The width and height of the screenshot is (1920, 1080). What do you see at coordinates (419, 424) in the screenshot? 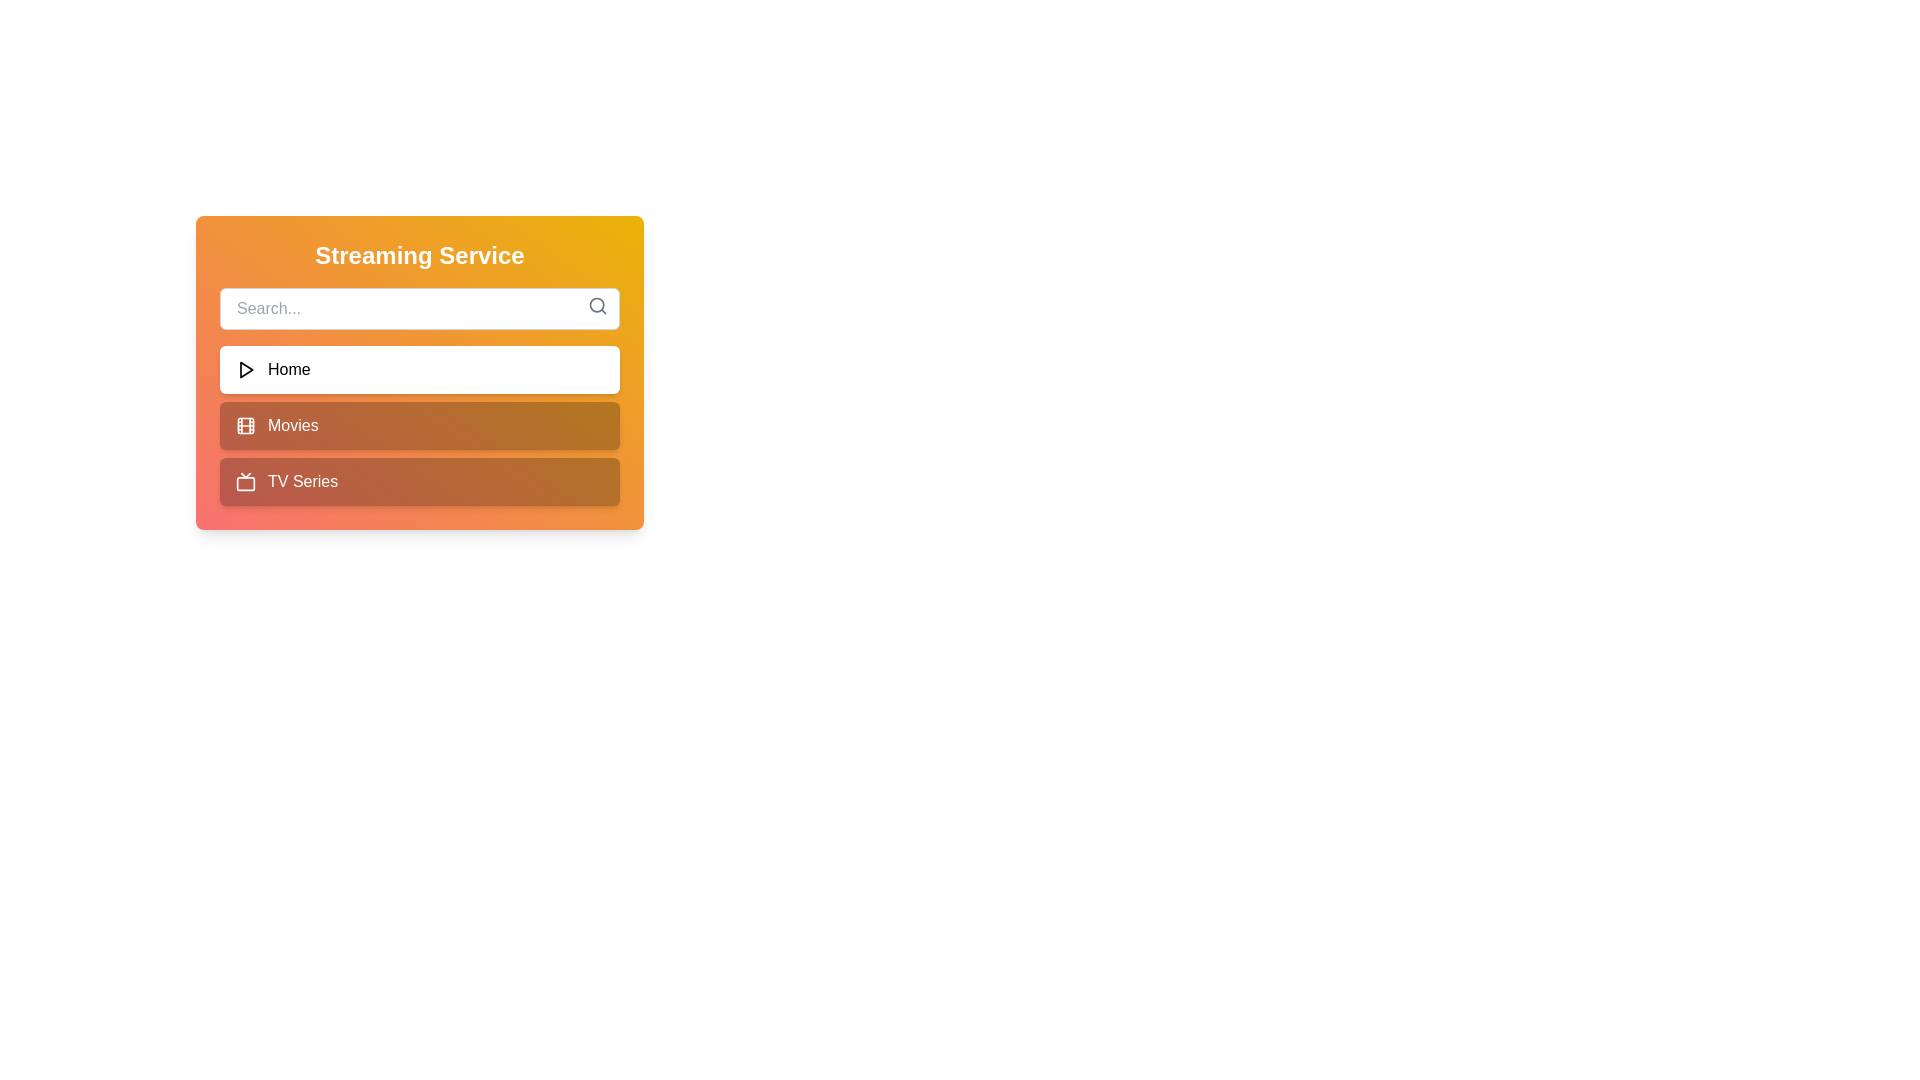
I see `the 'Movies' button, which is a rectangular button with rounded edges, located below the 'Home' button and above the 'TV Series' button` at bounding box center [419, 424].